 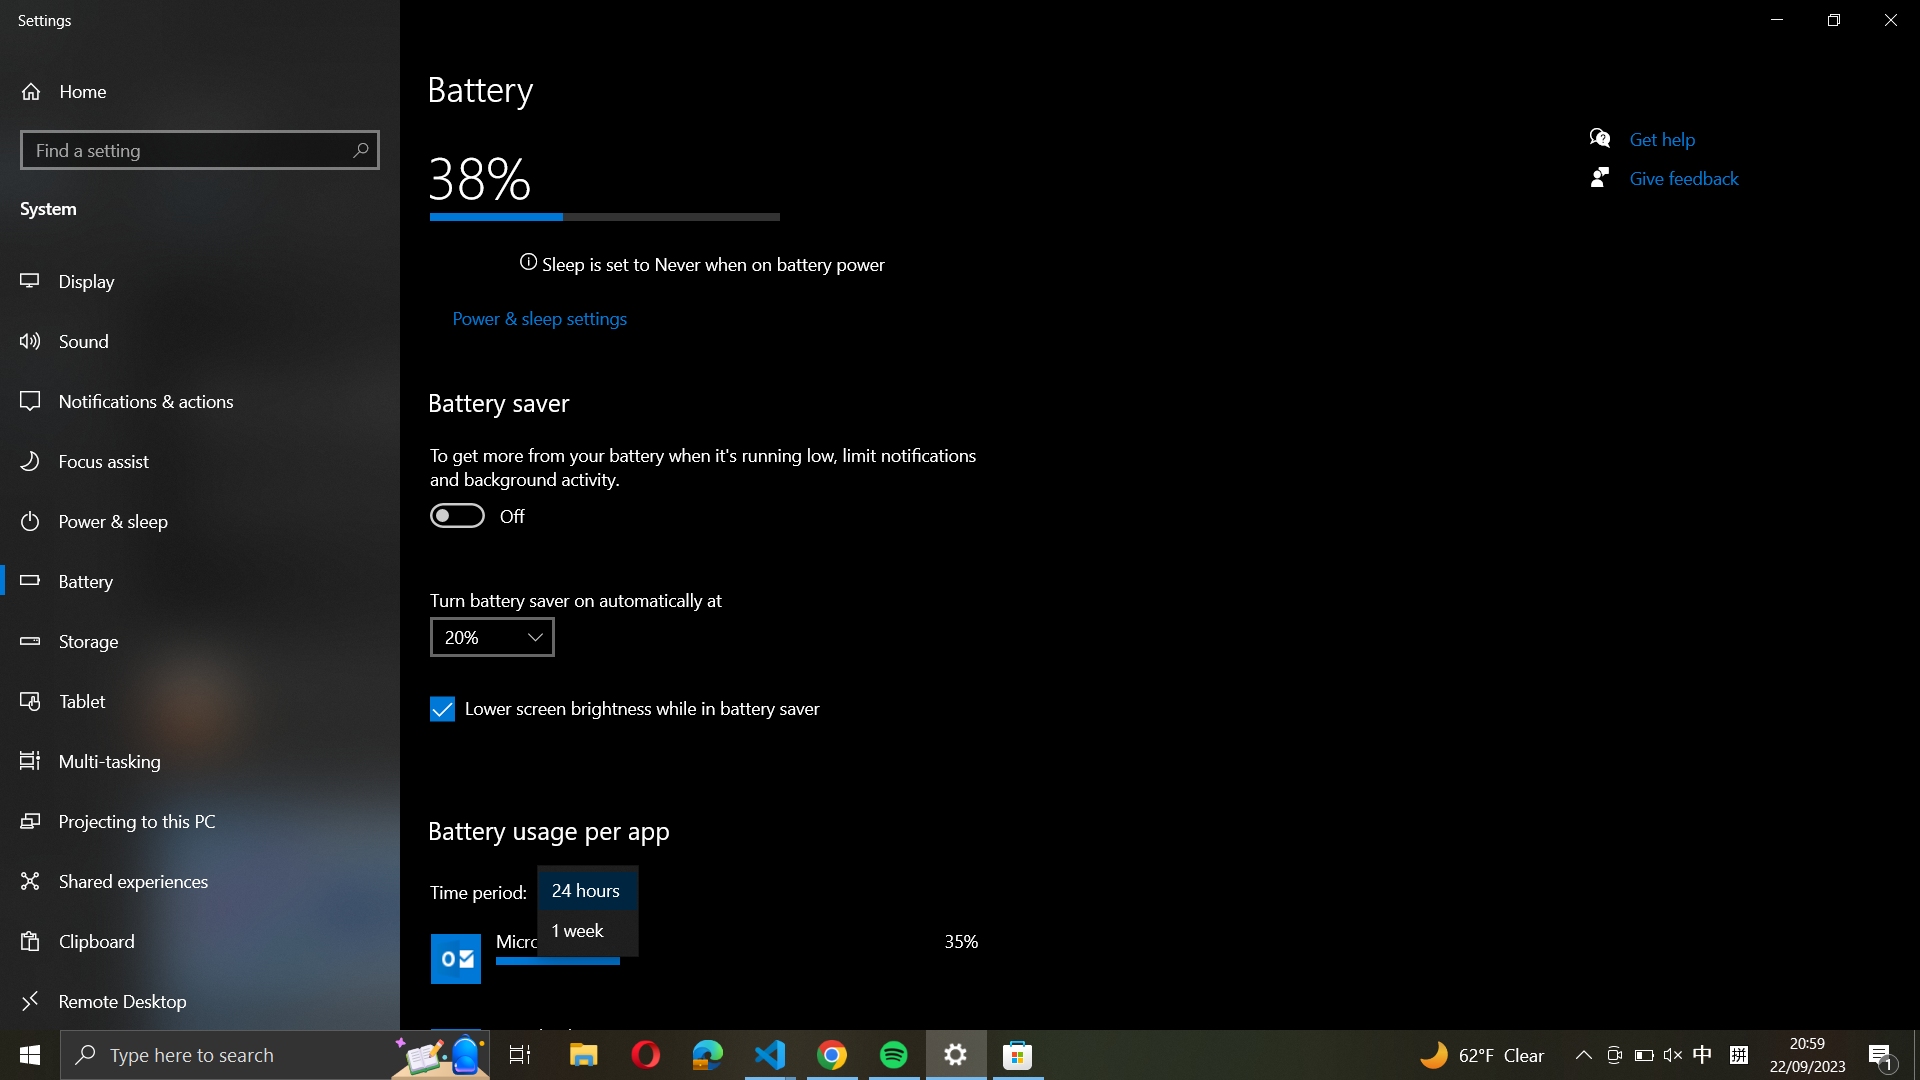 What do you see at coordinates (201, 824) in the screenshot?
I see `"Project to this PC" settings via side panel` at bounding box center [201, 824].